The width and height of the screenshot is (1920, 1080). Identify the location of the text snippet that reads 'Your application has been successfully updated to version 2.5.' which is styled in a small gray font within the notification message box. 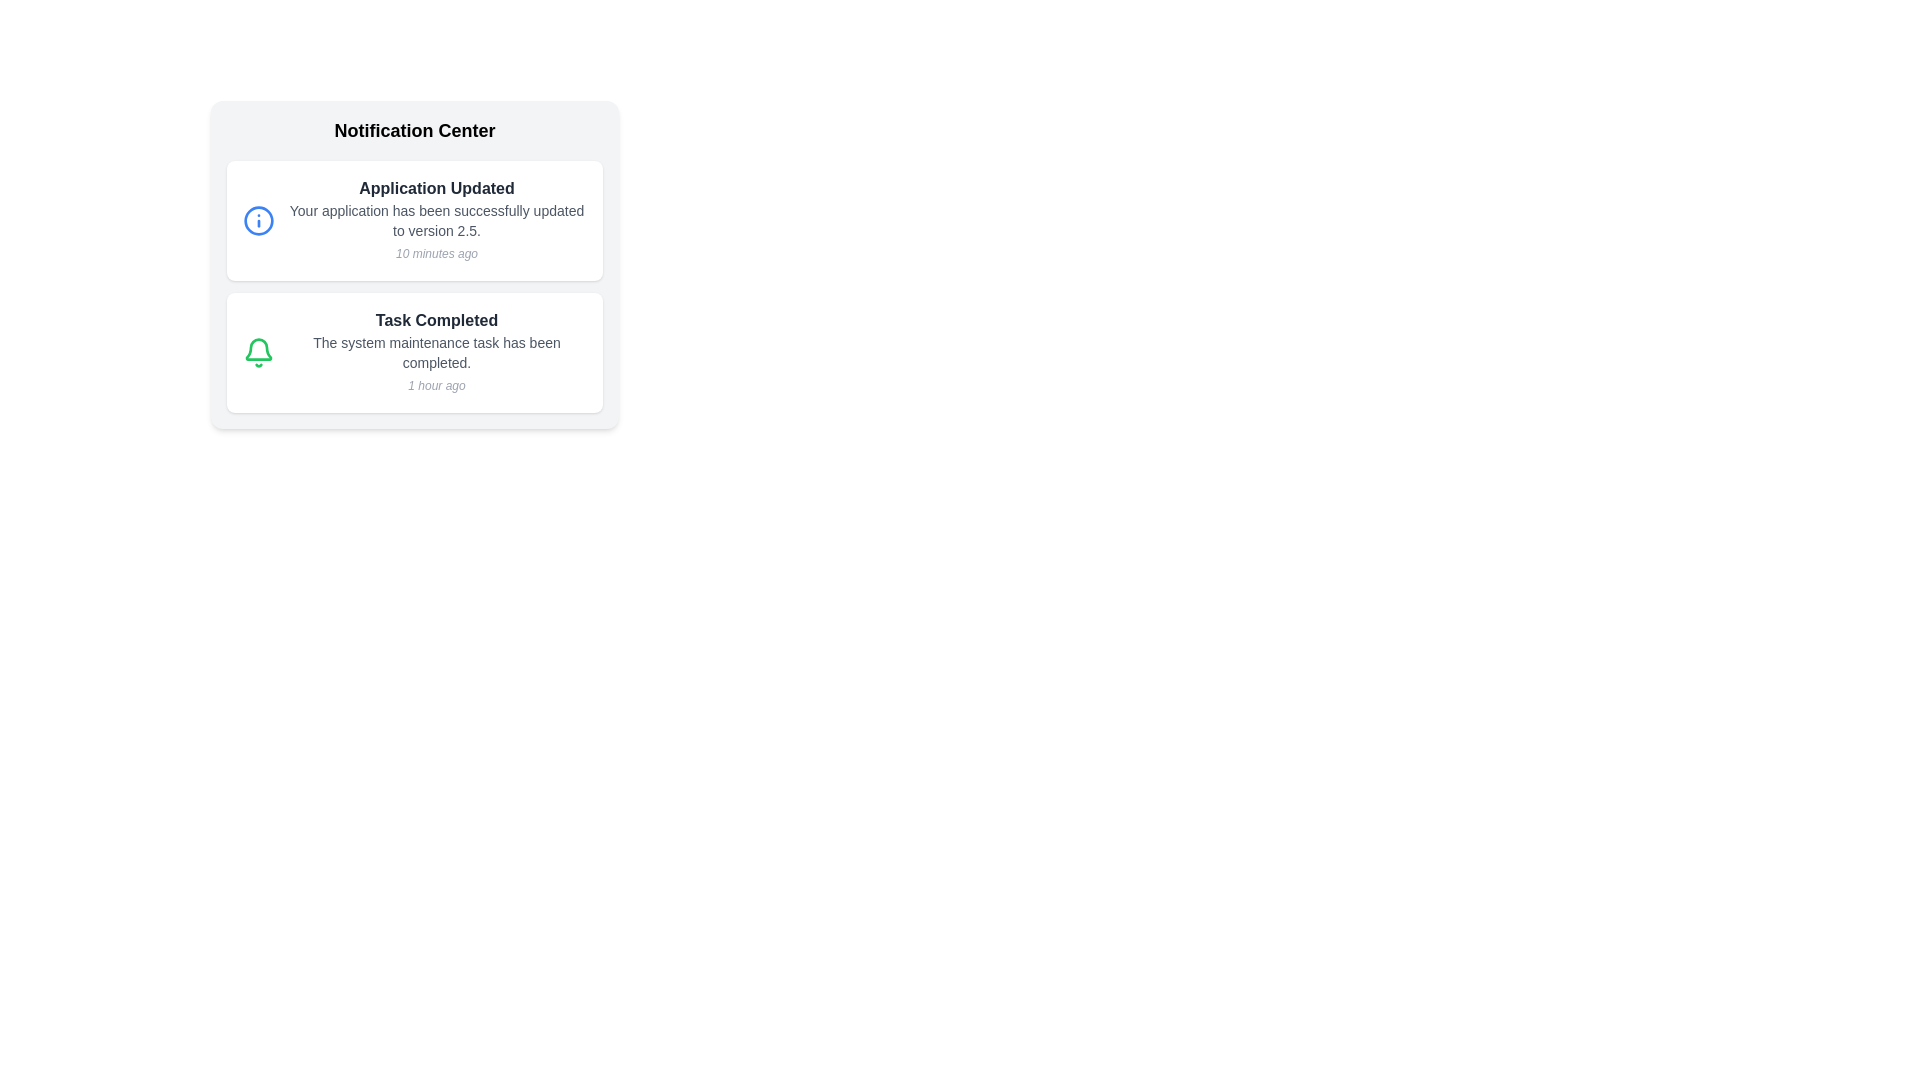
(435, 220).